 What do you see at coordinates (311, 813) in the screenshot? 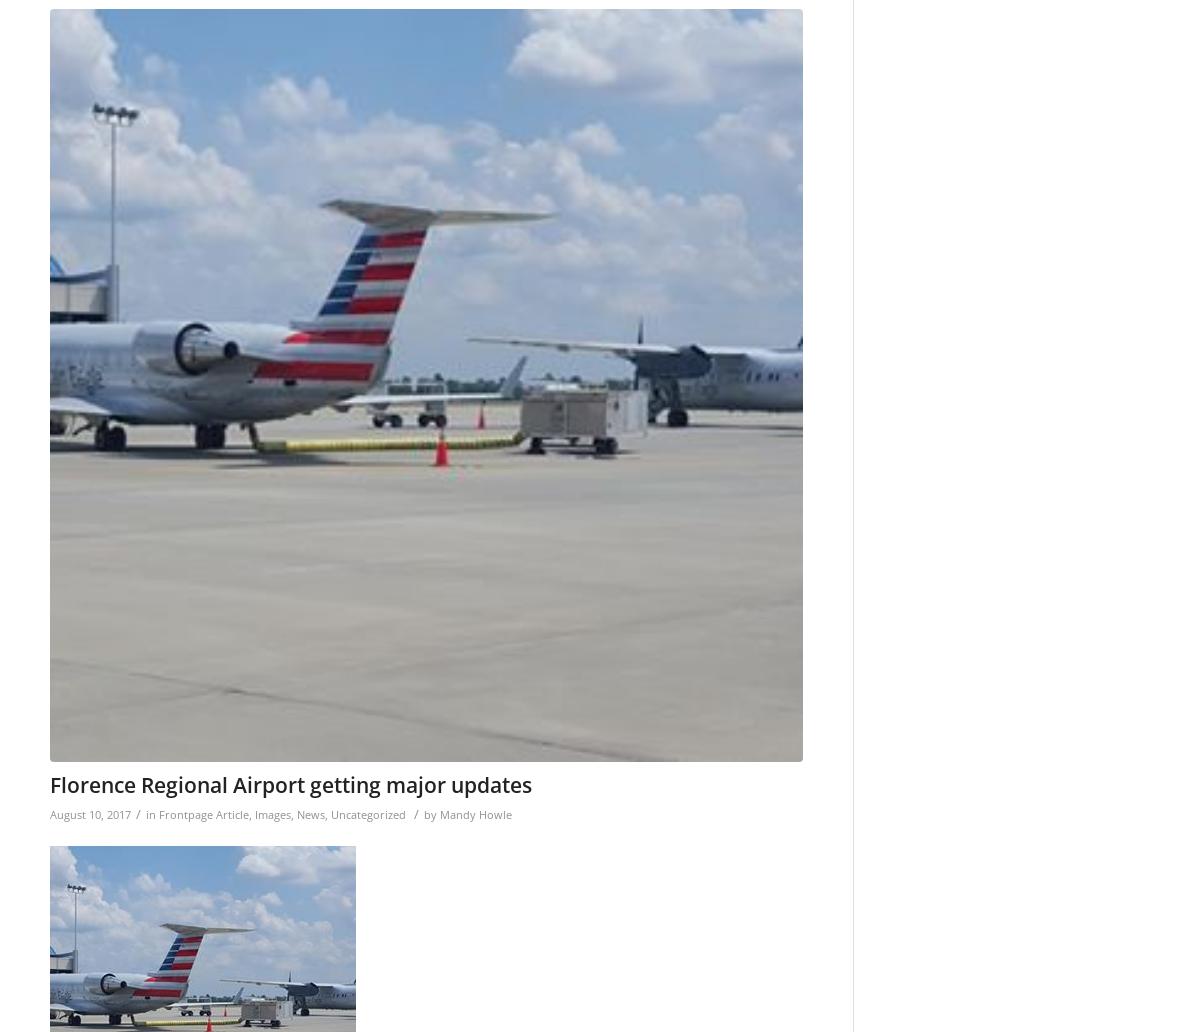
I see `'News'` at bounding box center [311, 813].